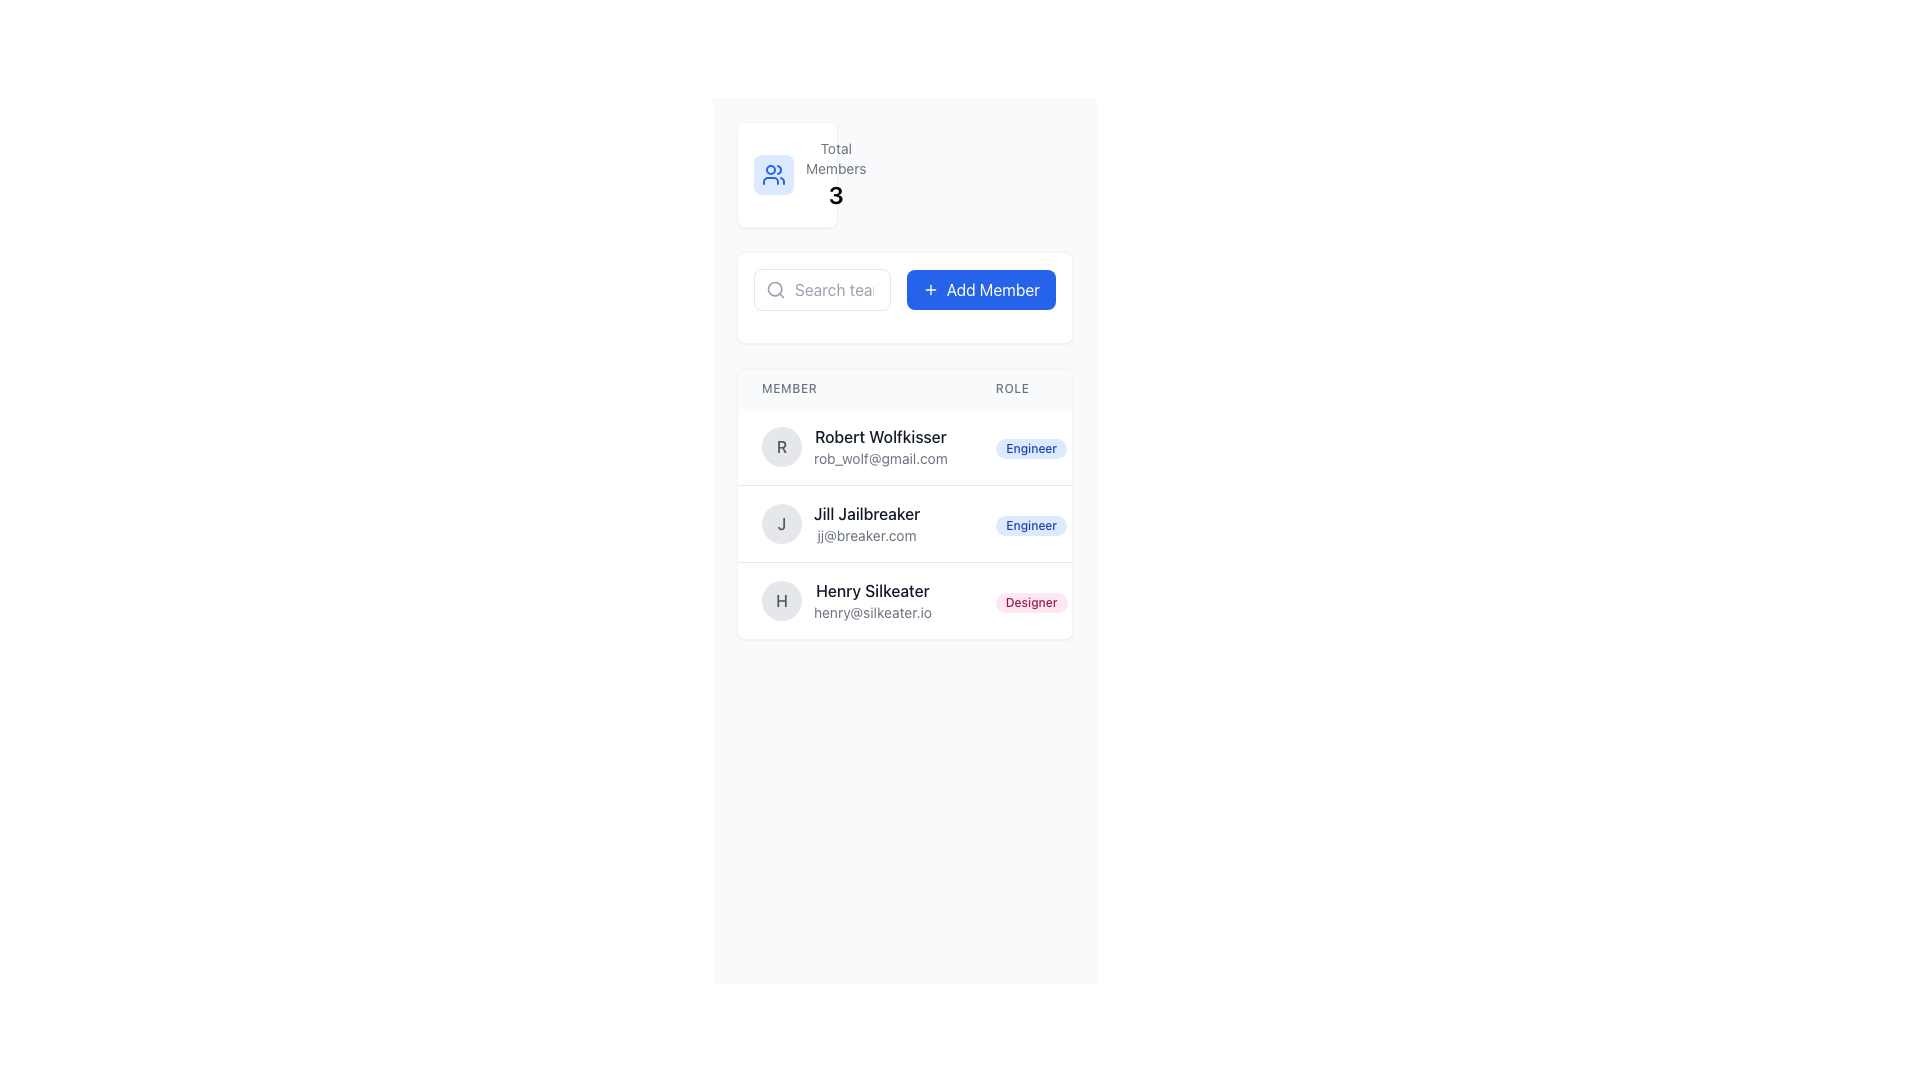 This screenshot has height=1080, width=1920. Describe the element at coordinates (775, 289) in the screenshot. I see `the search icon located at the left side of the search input box, which symbolizes the search feature and assists users in recognizing the input field for entering search queries` at that location.